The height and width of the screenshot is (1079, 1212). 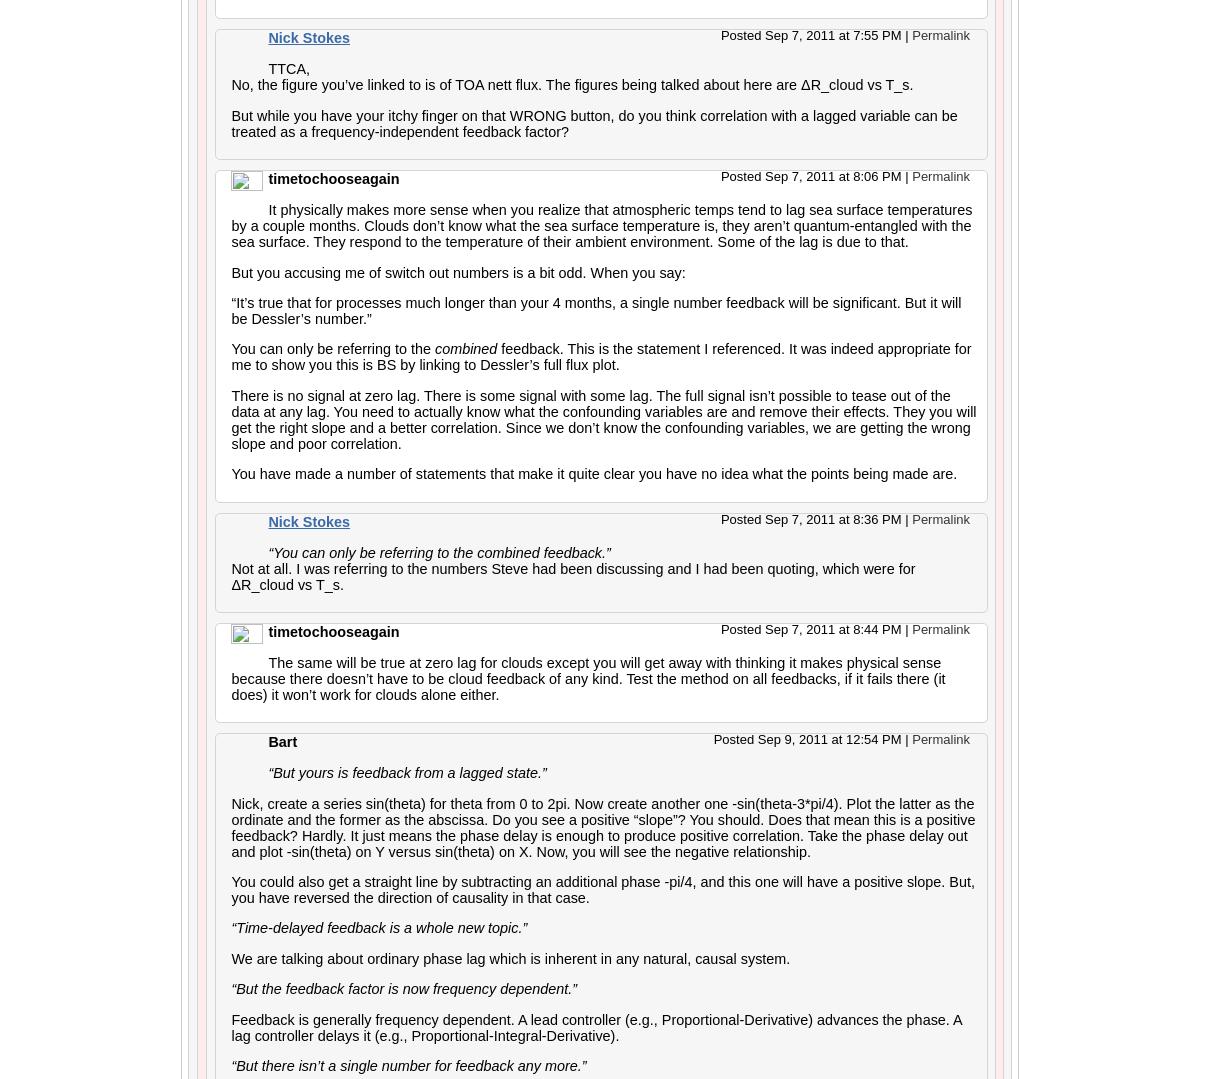 What do you see at coordinates (282, 741) in the screenshot?
I see `'Bart'` at bounding box center [282, 741].